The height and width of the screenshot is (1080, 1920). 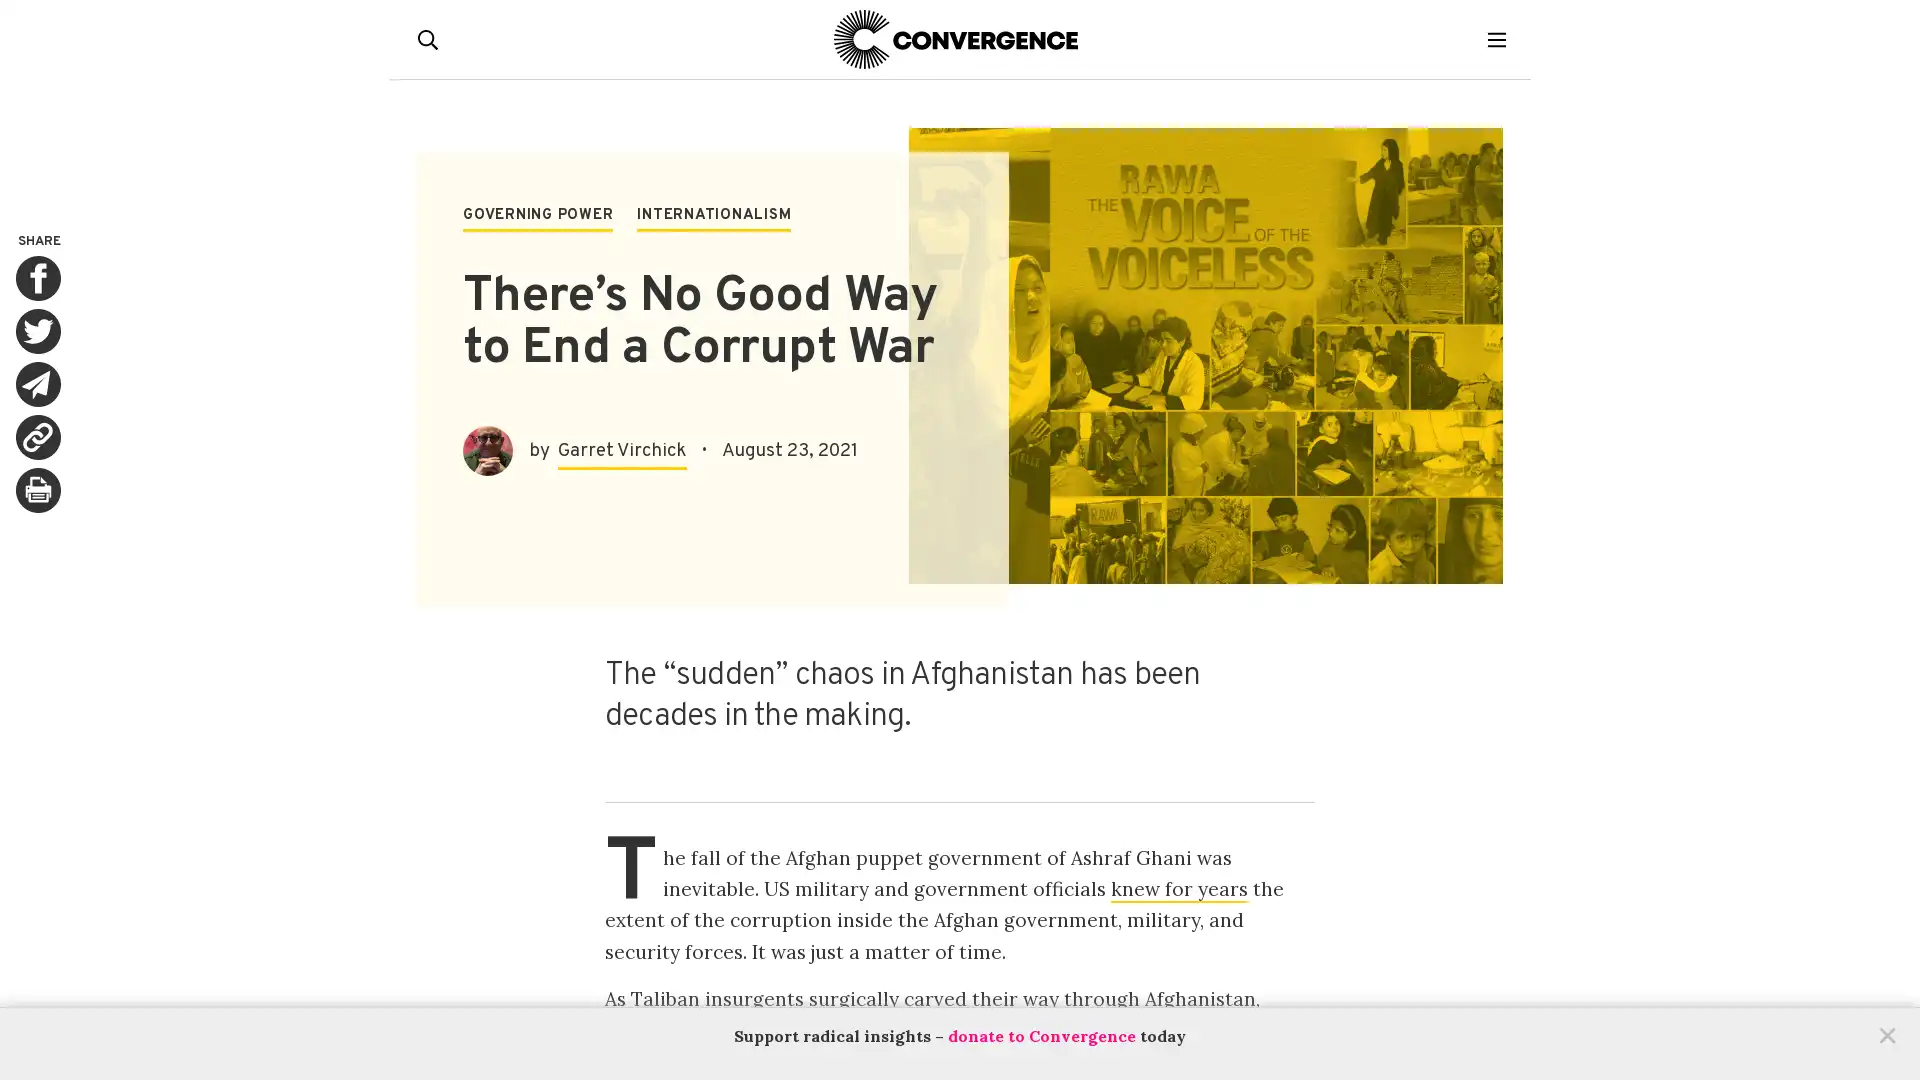 I want to click on Toggle search menu, so click(x=431, y=38).